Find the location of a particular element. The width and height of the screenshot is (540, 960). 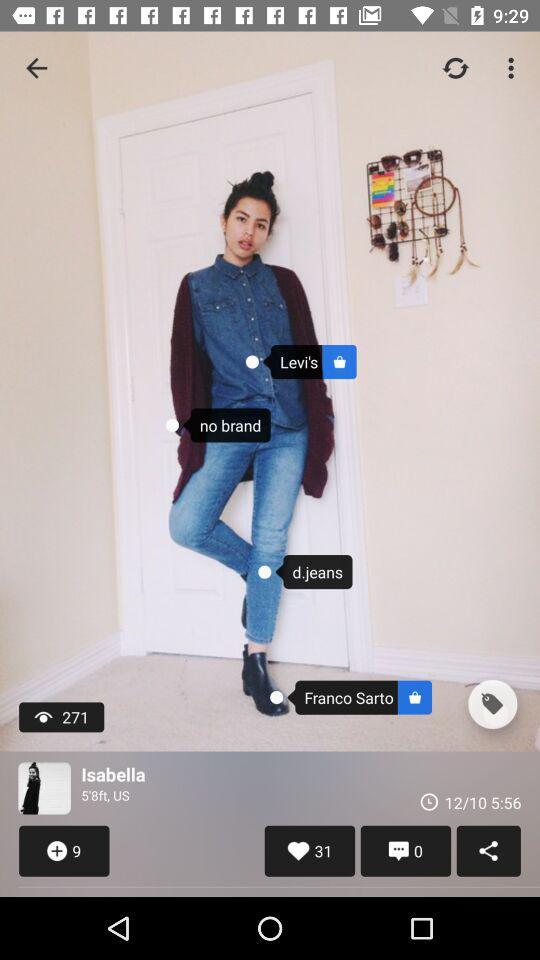

tag is located at coordinates (491, 704).